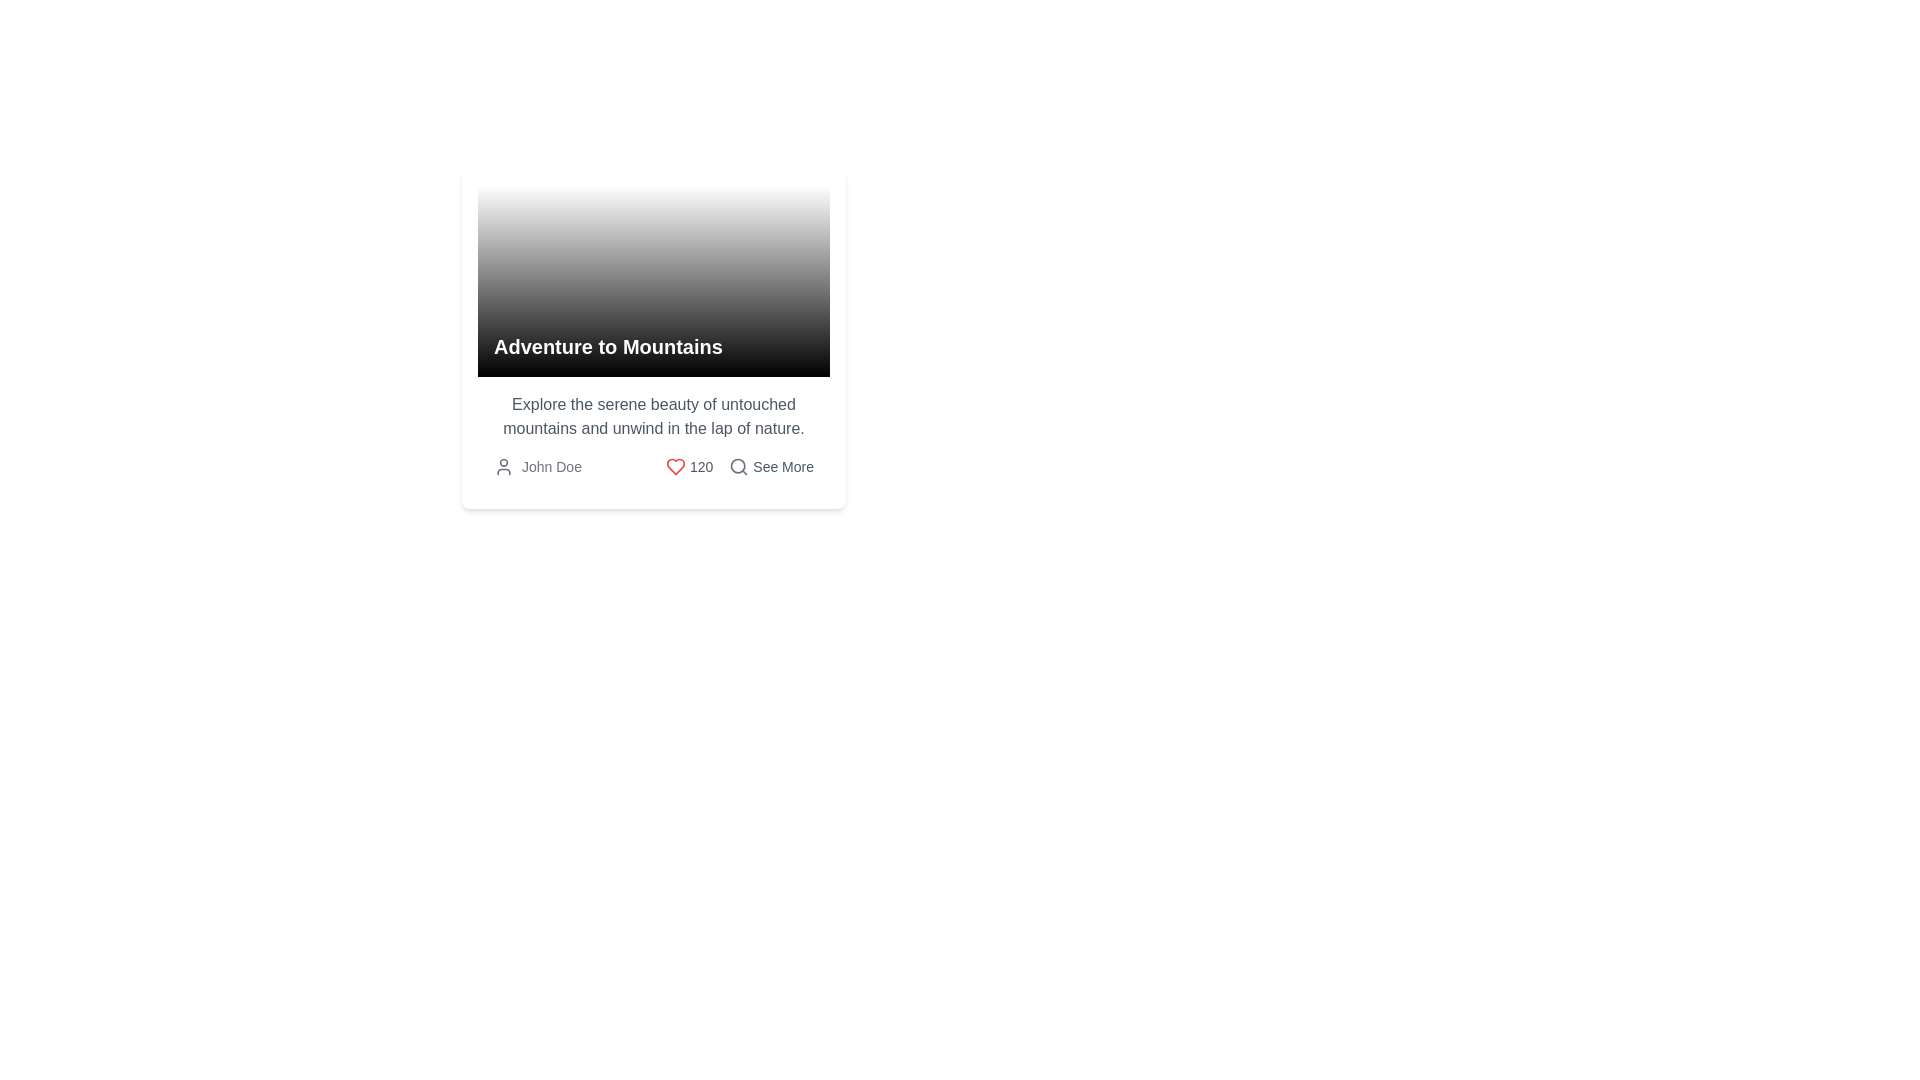  I want to click on the Text Label that indicates the like or favorite count, positioned to the right of the heart icon at the bottom center of the card layout, so click(701, 466).